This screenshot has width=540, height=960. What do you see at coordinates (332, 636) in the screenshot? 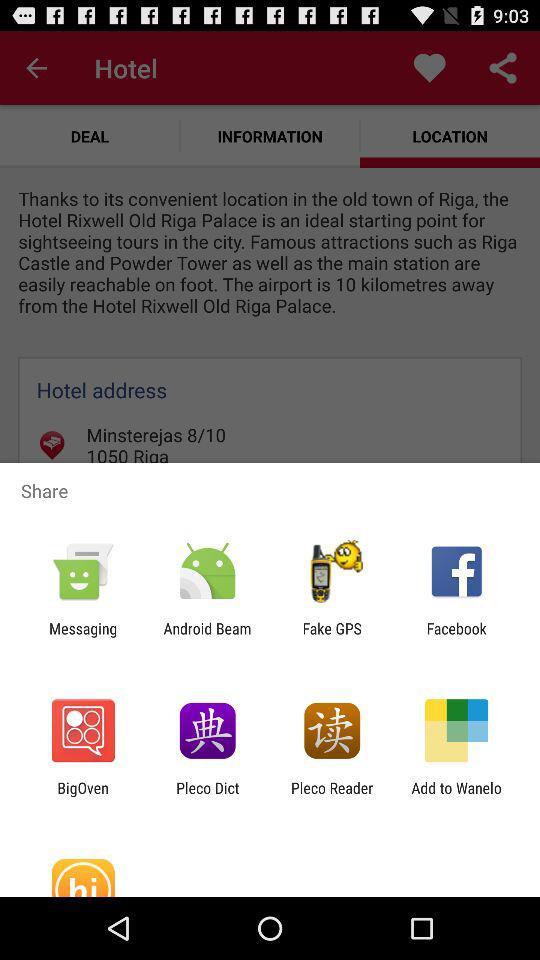
I see `fake gps item` at bounding box center [332, 636].